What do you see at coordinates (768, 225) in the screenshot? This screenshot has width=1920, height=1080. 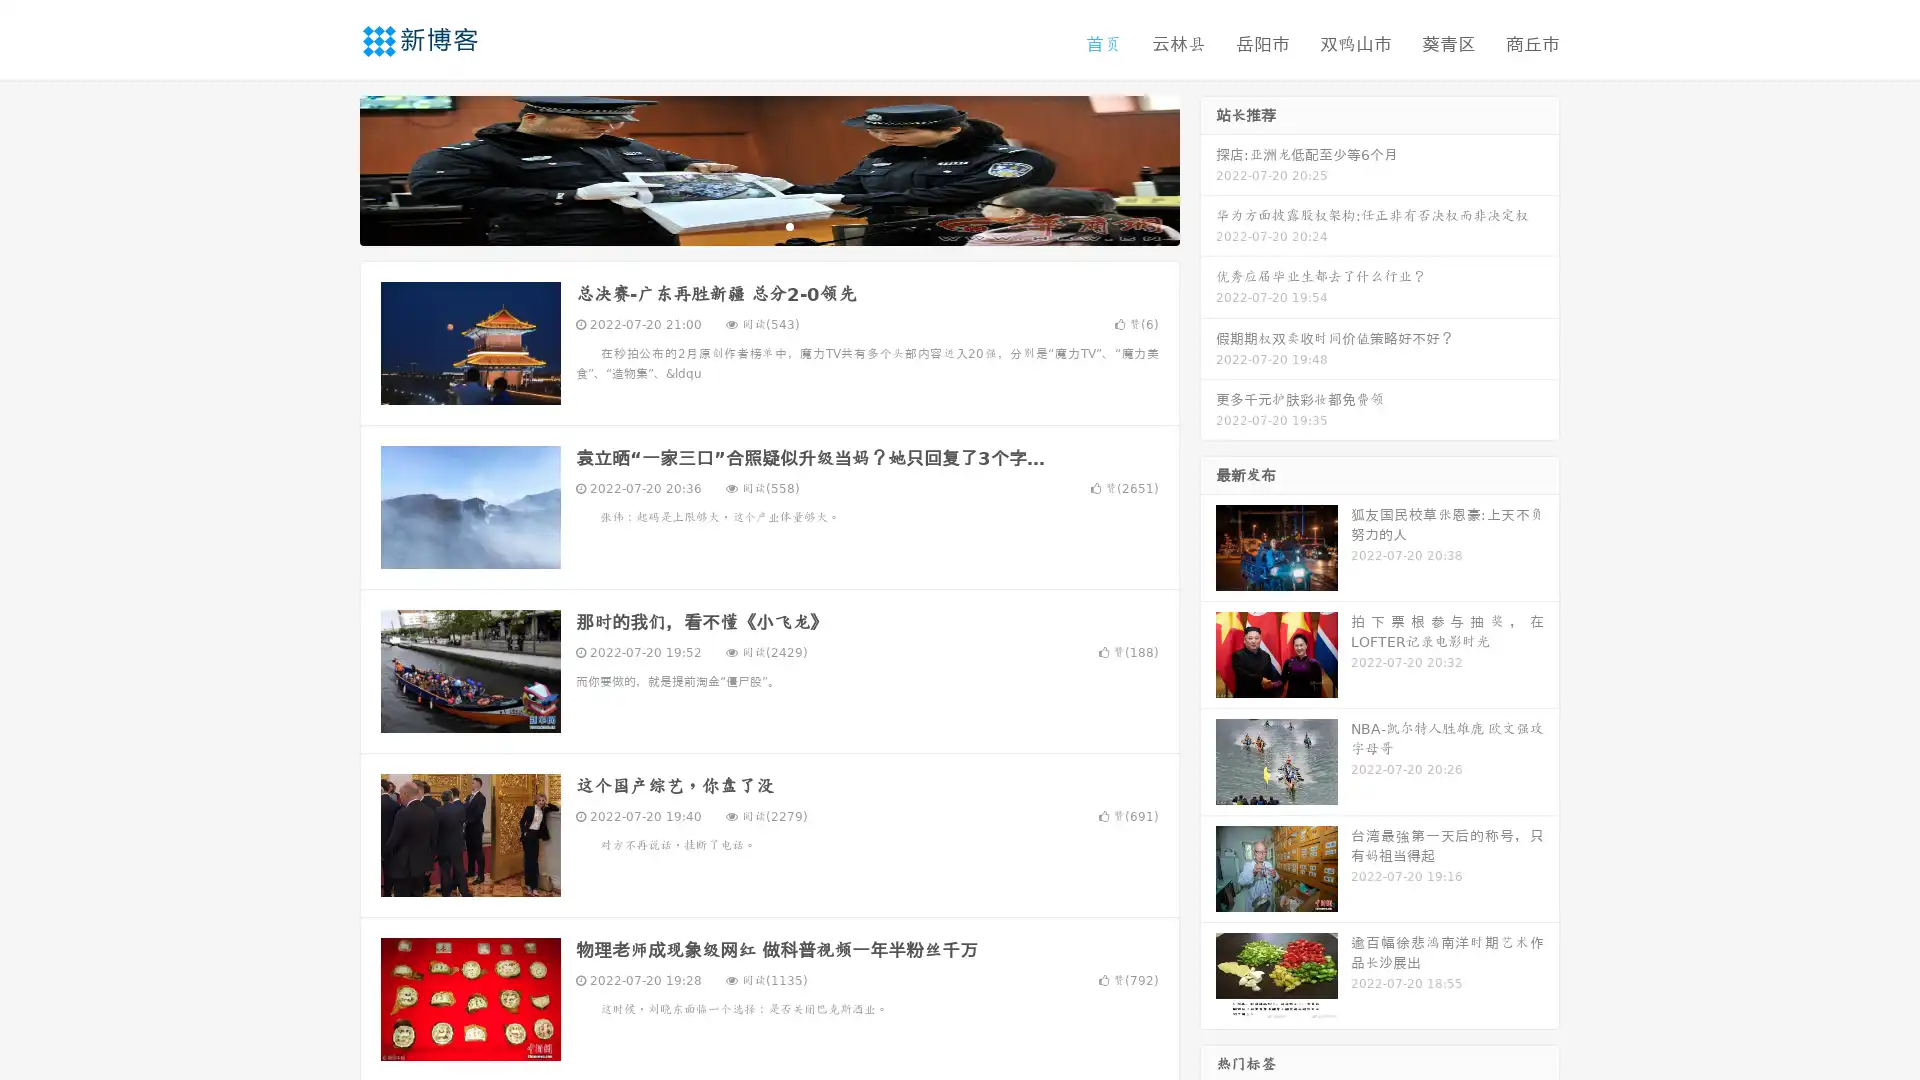 I see `Go to slide 2` at bounding box center [768, 225].